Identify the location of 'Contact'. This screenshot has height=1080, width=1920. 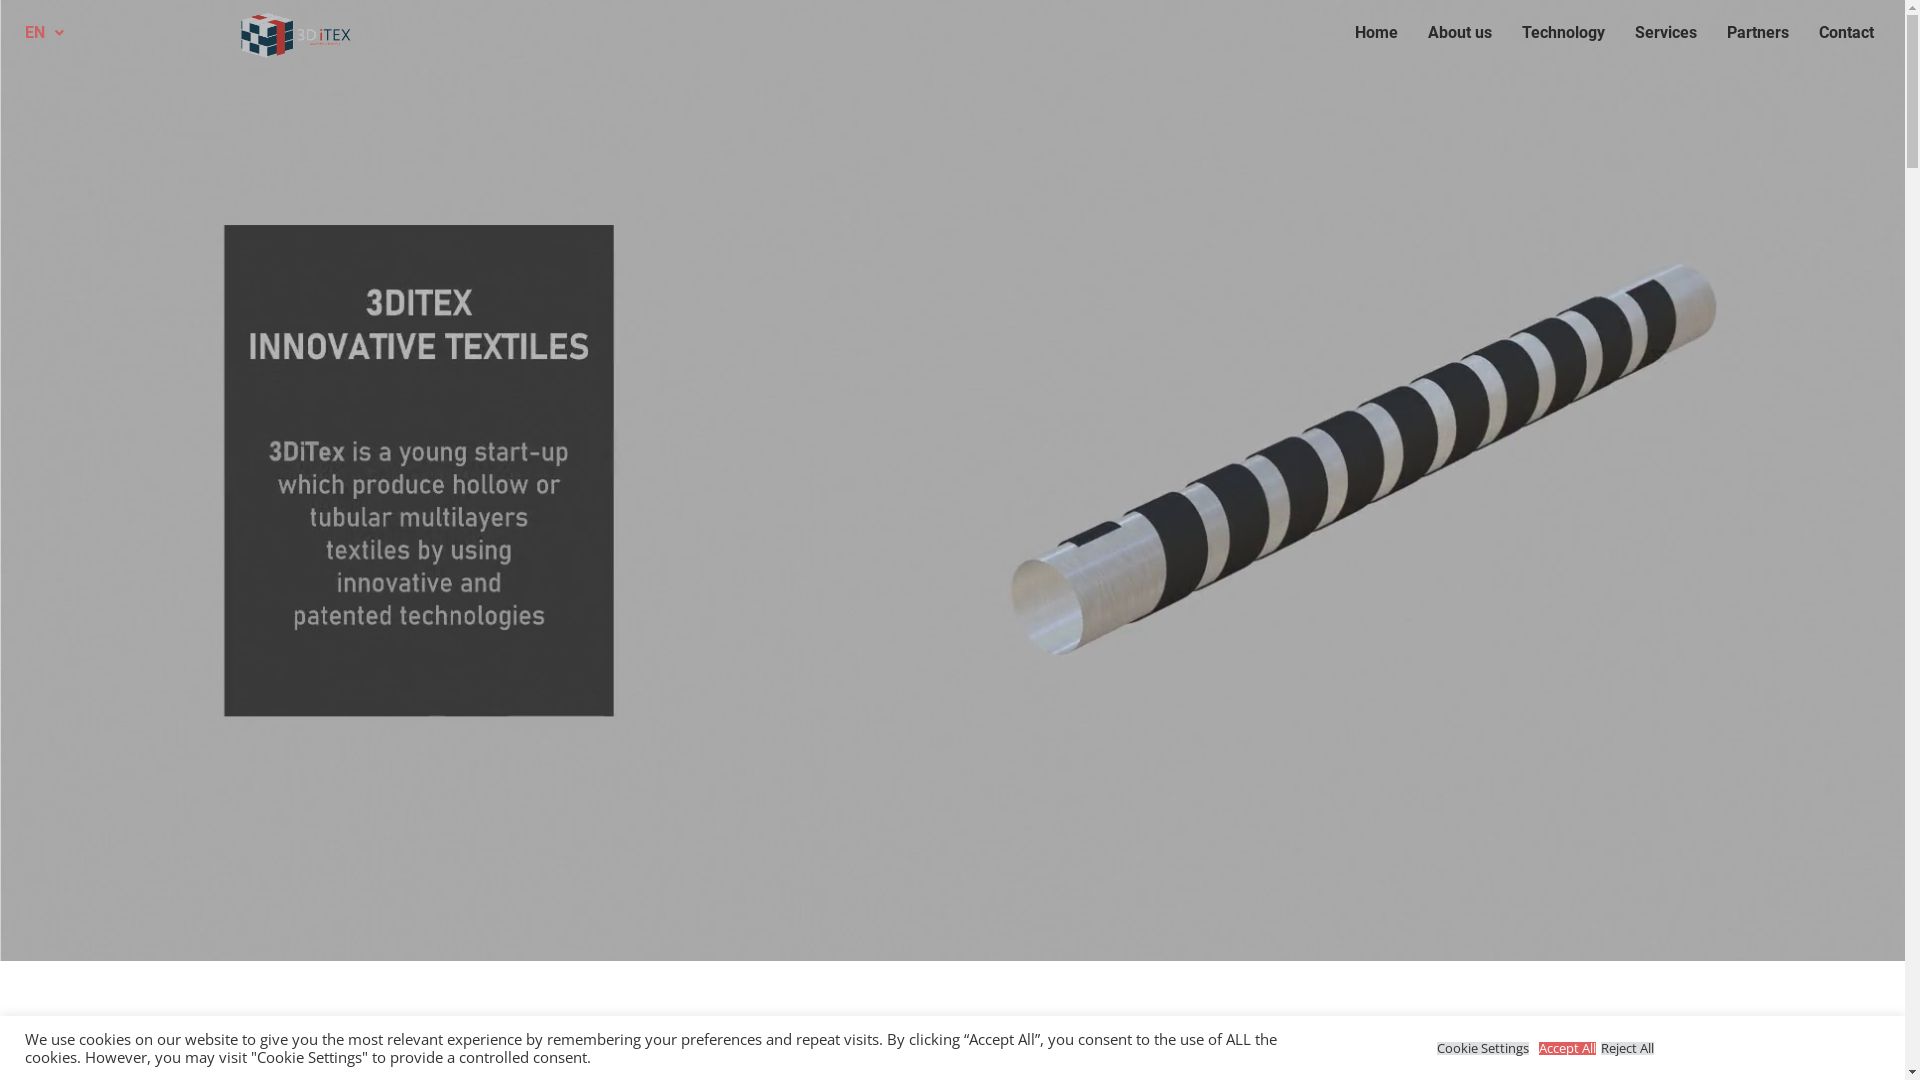
(1845, 33).